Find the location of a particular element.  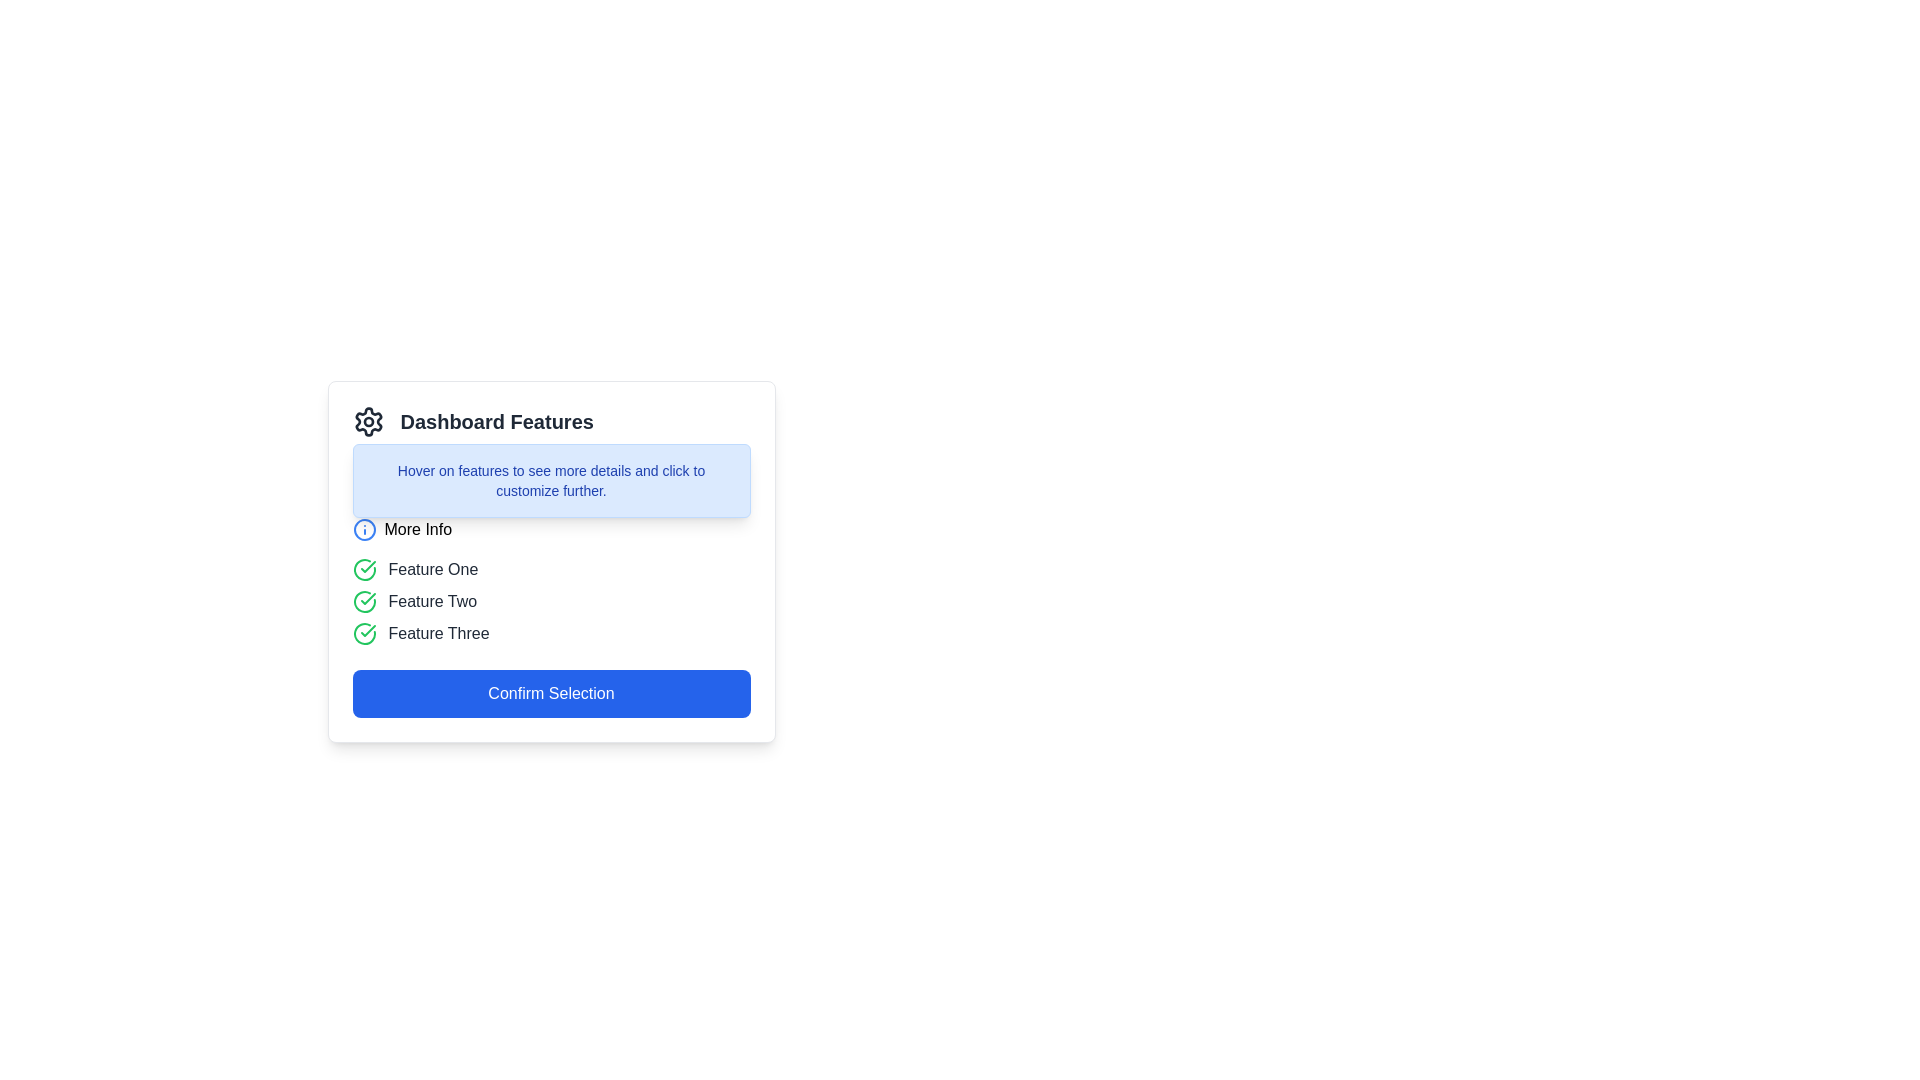

the selected icon that signifies 'Feature Two' is confirmed, located at the center-right of the label area is located at coordinates (368, 597).